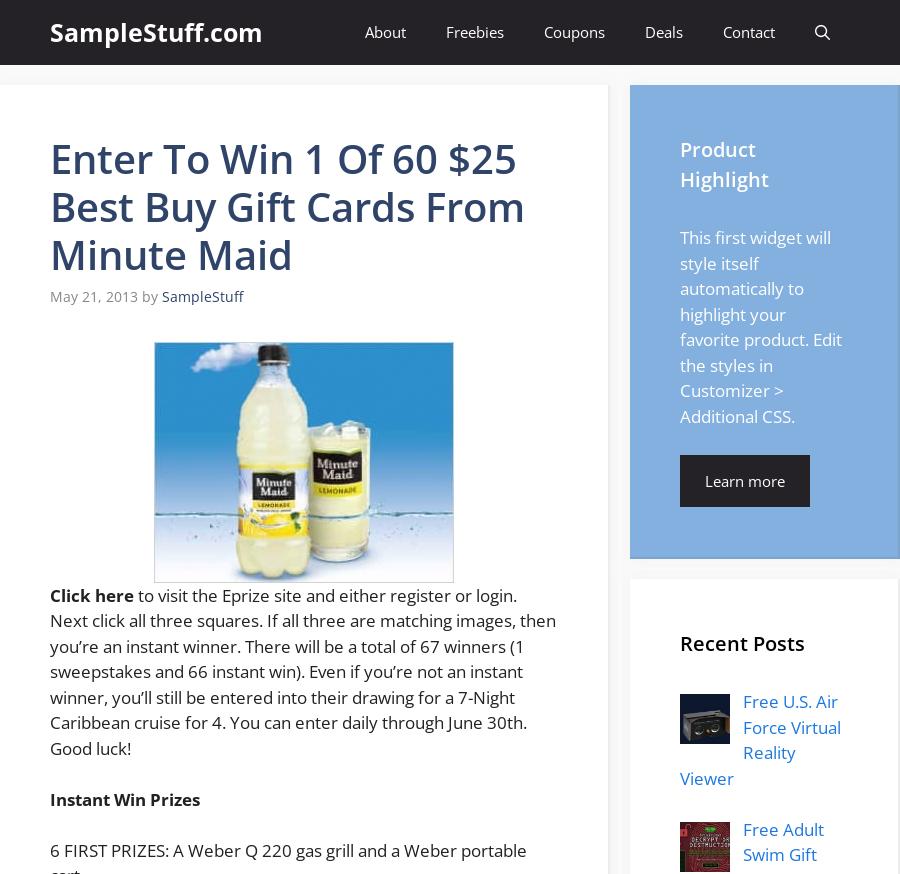 This screenshot has width=900, height=874. I want to click on 'Enter To Win 1 Of 60 $25 Best Buy Gift Cards From Minute Maid', so click(286, 205).